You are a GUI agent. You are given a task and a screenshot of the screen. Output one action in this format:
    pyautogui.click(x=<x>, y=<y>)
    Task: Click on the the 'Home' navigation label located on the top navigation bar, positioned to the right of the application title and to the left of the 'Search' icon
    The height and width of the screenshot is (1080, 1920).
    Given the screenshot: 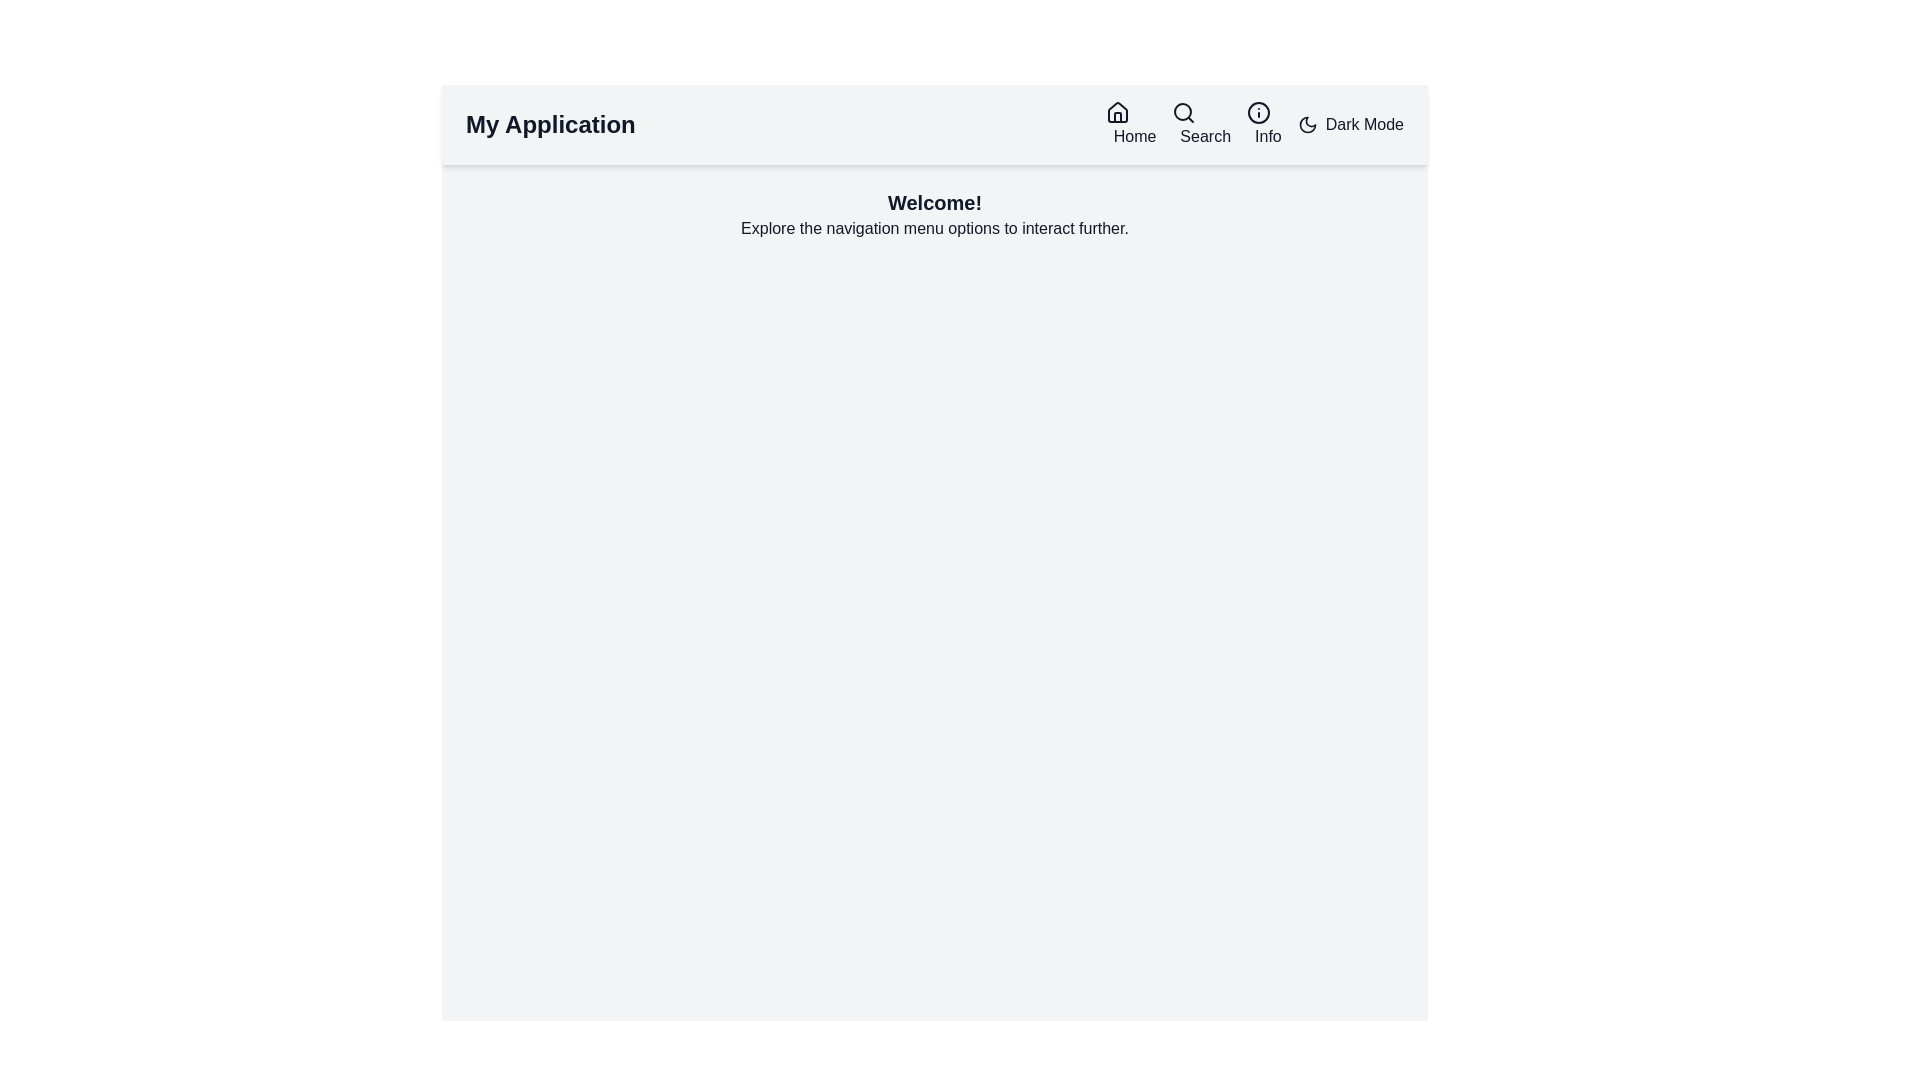 What is the action you would take?
    pyautogui.click(x=1135, y=135)
    